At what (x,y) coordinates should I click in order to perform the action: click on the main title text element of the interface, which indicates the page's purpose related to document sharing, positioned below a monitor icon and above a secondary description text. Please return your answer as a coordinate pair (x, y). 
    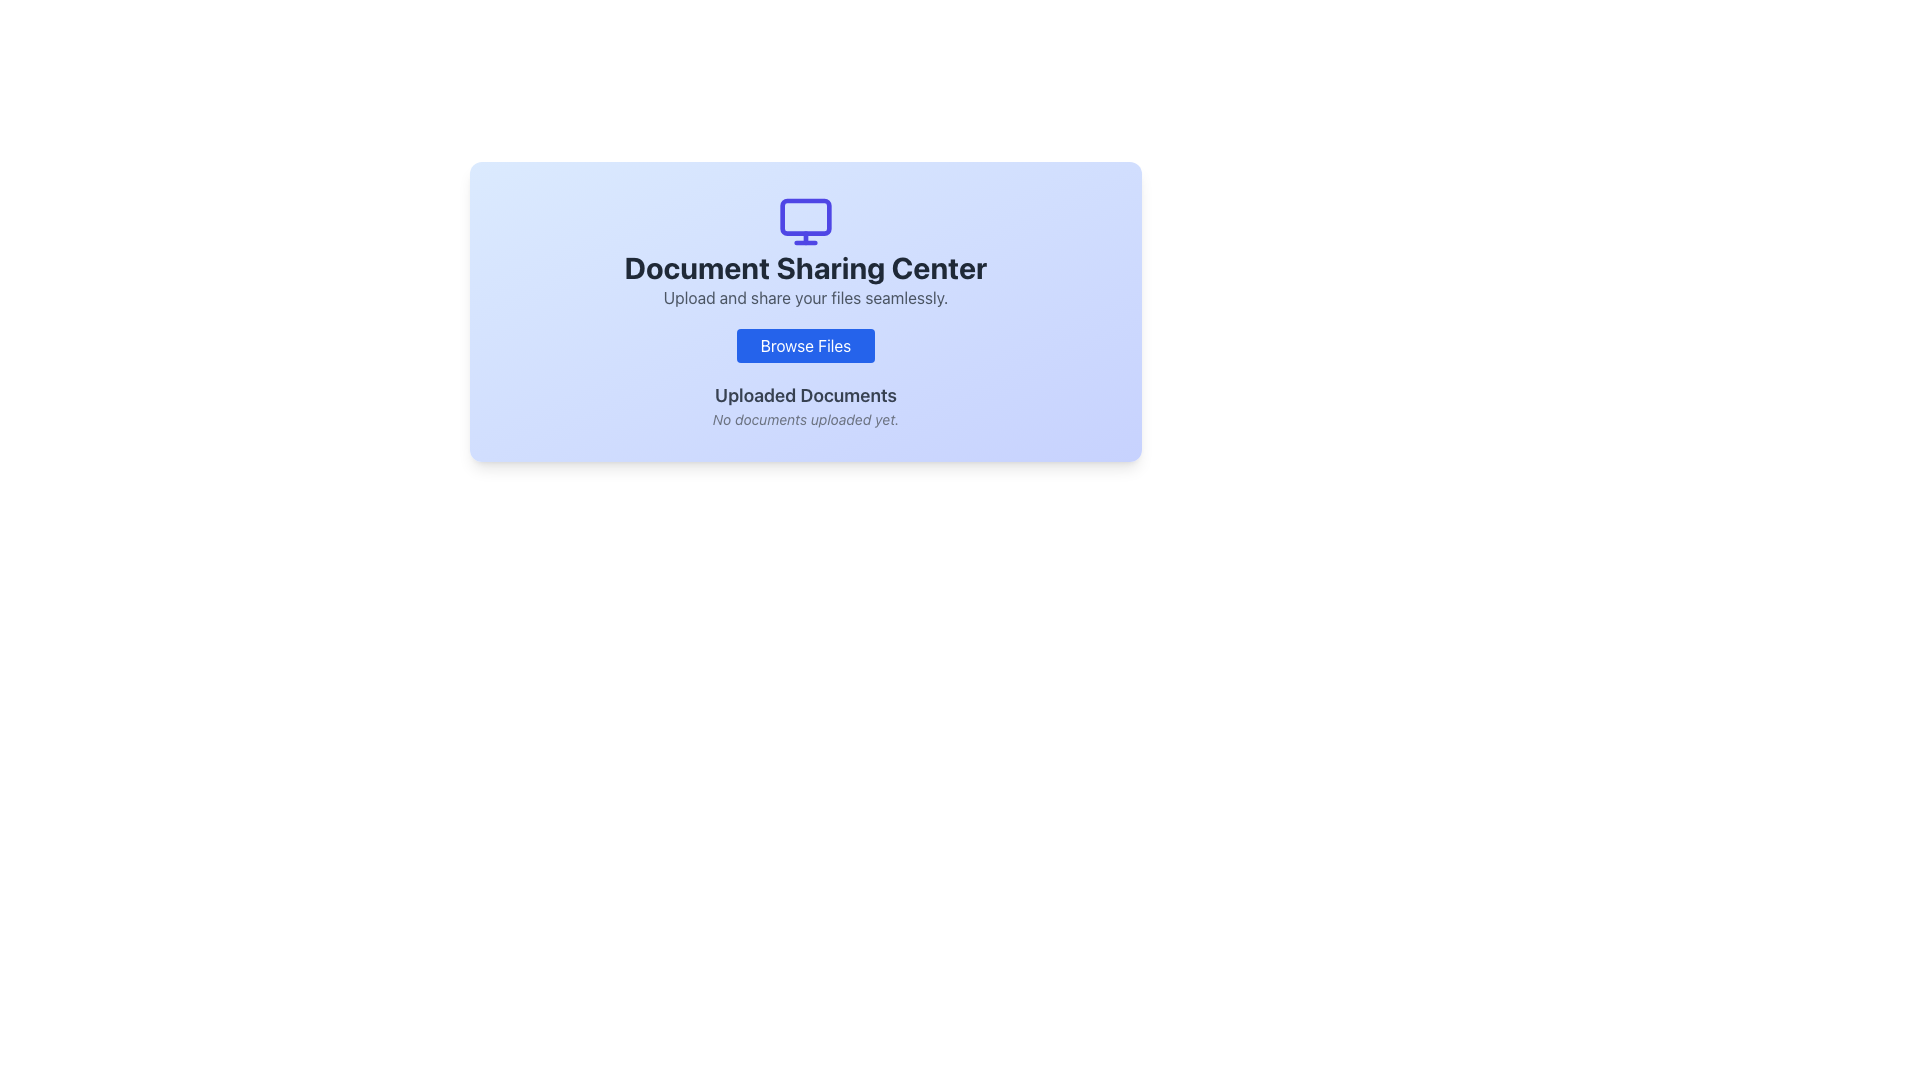
    Looking at the image, I should click on (806, 266).